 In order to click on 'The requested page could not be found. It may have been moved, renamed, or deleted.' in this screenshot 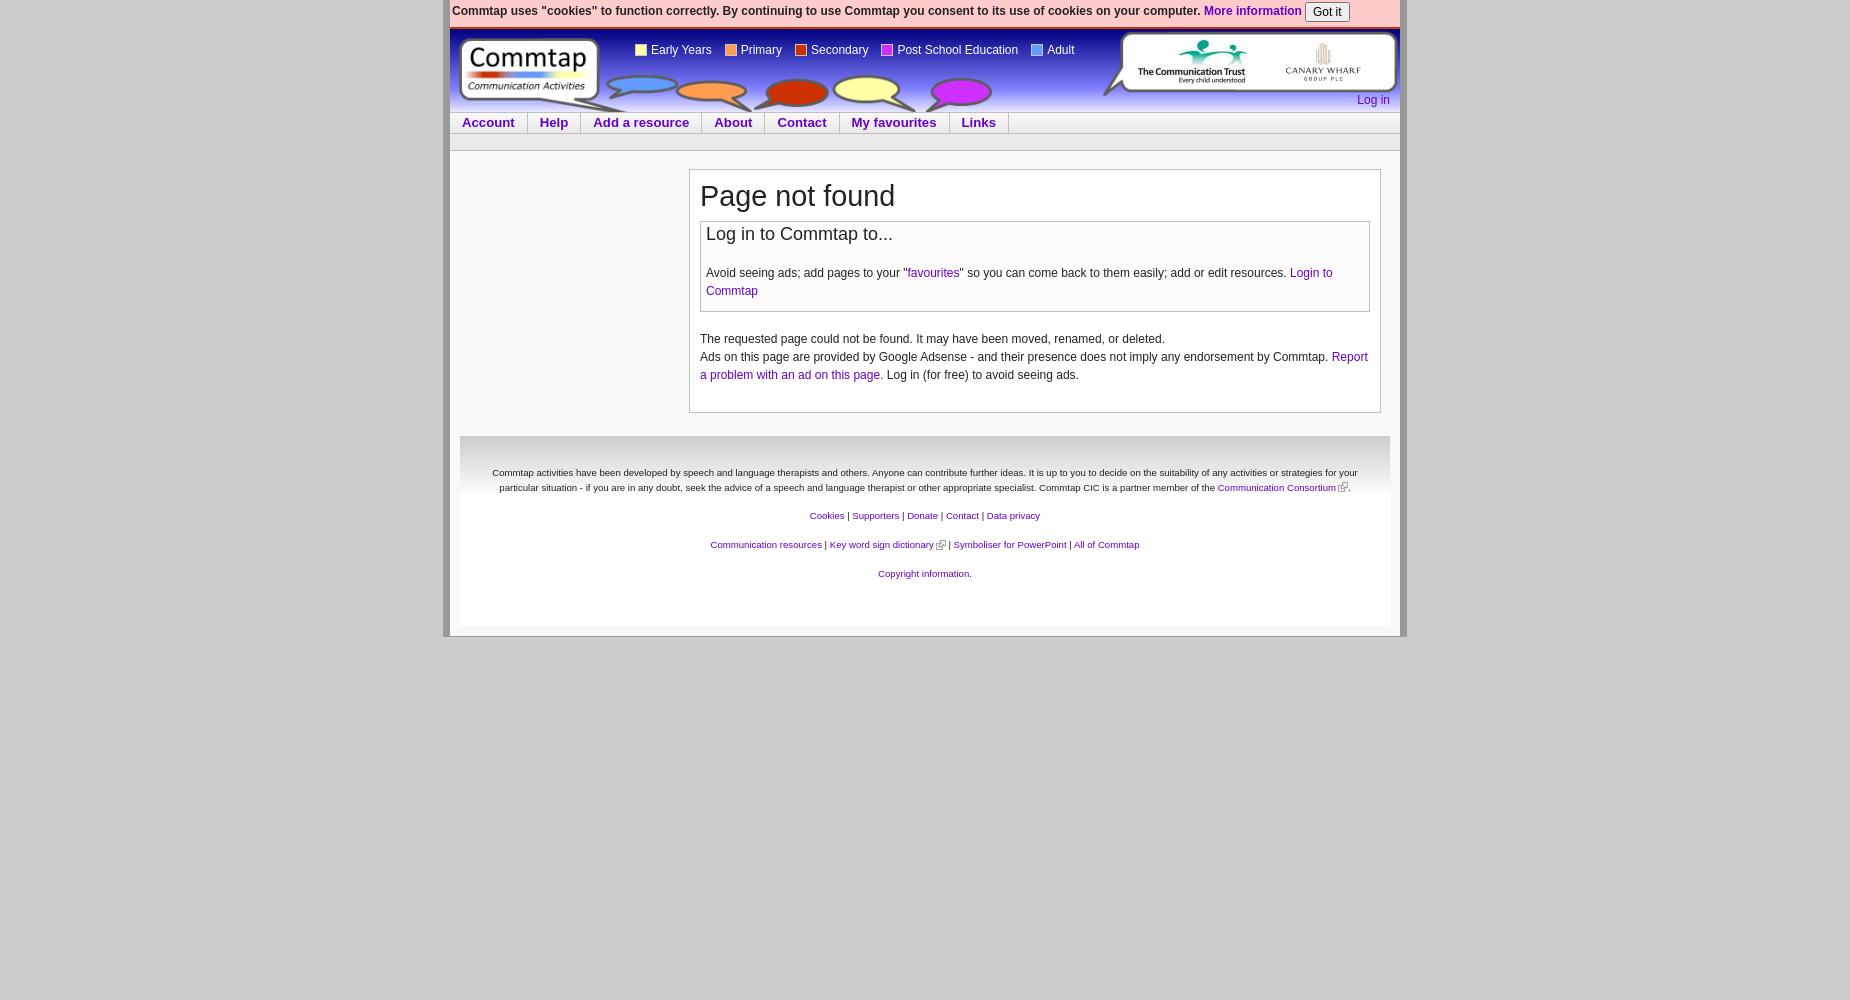, I will do `click(931, 338)`.